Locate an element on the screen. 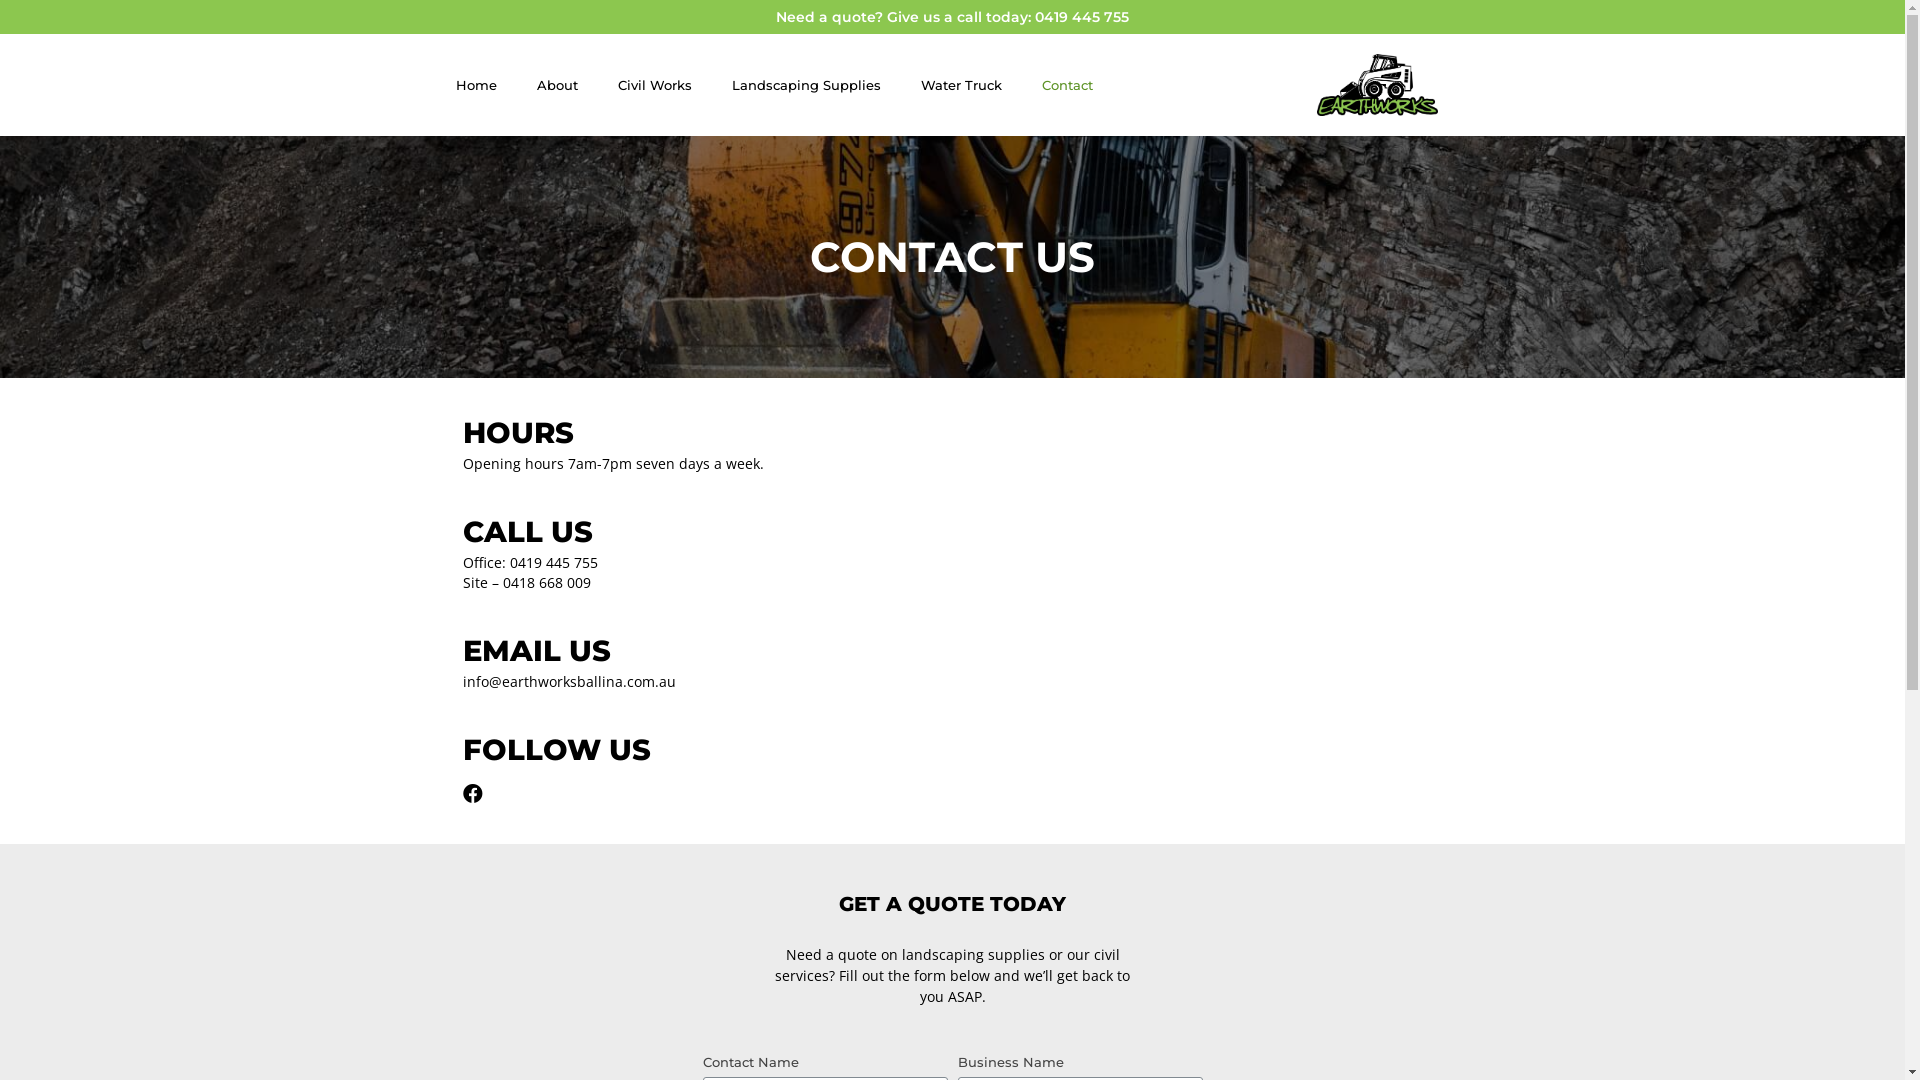 The height and width of the screenshot is (1080, 1920). 'Home' is located at coordinates (475, 83).